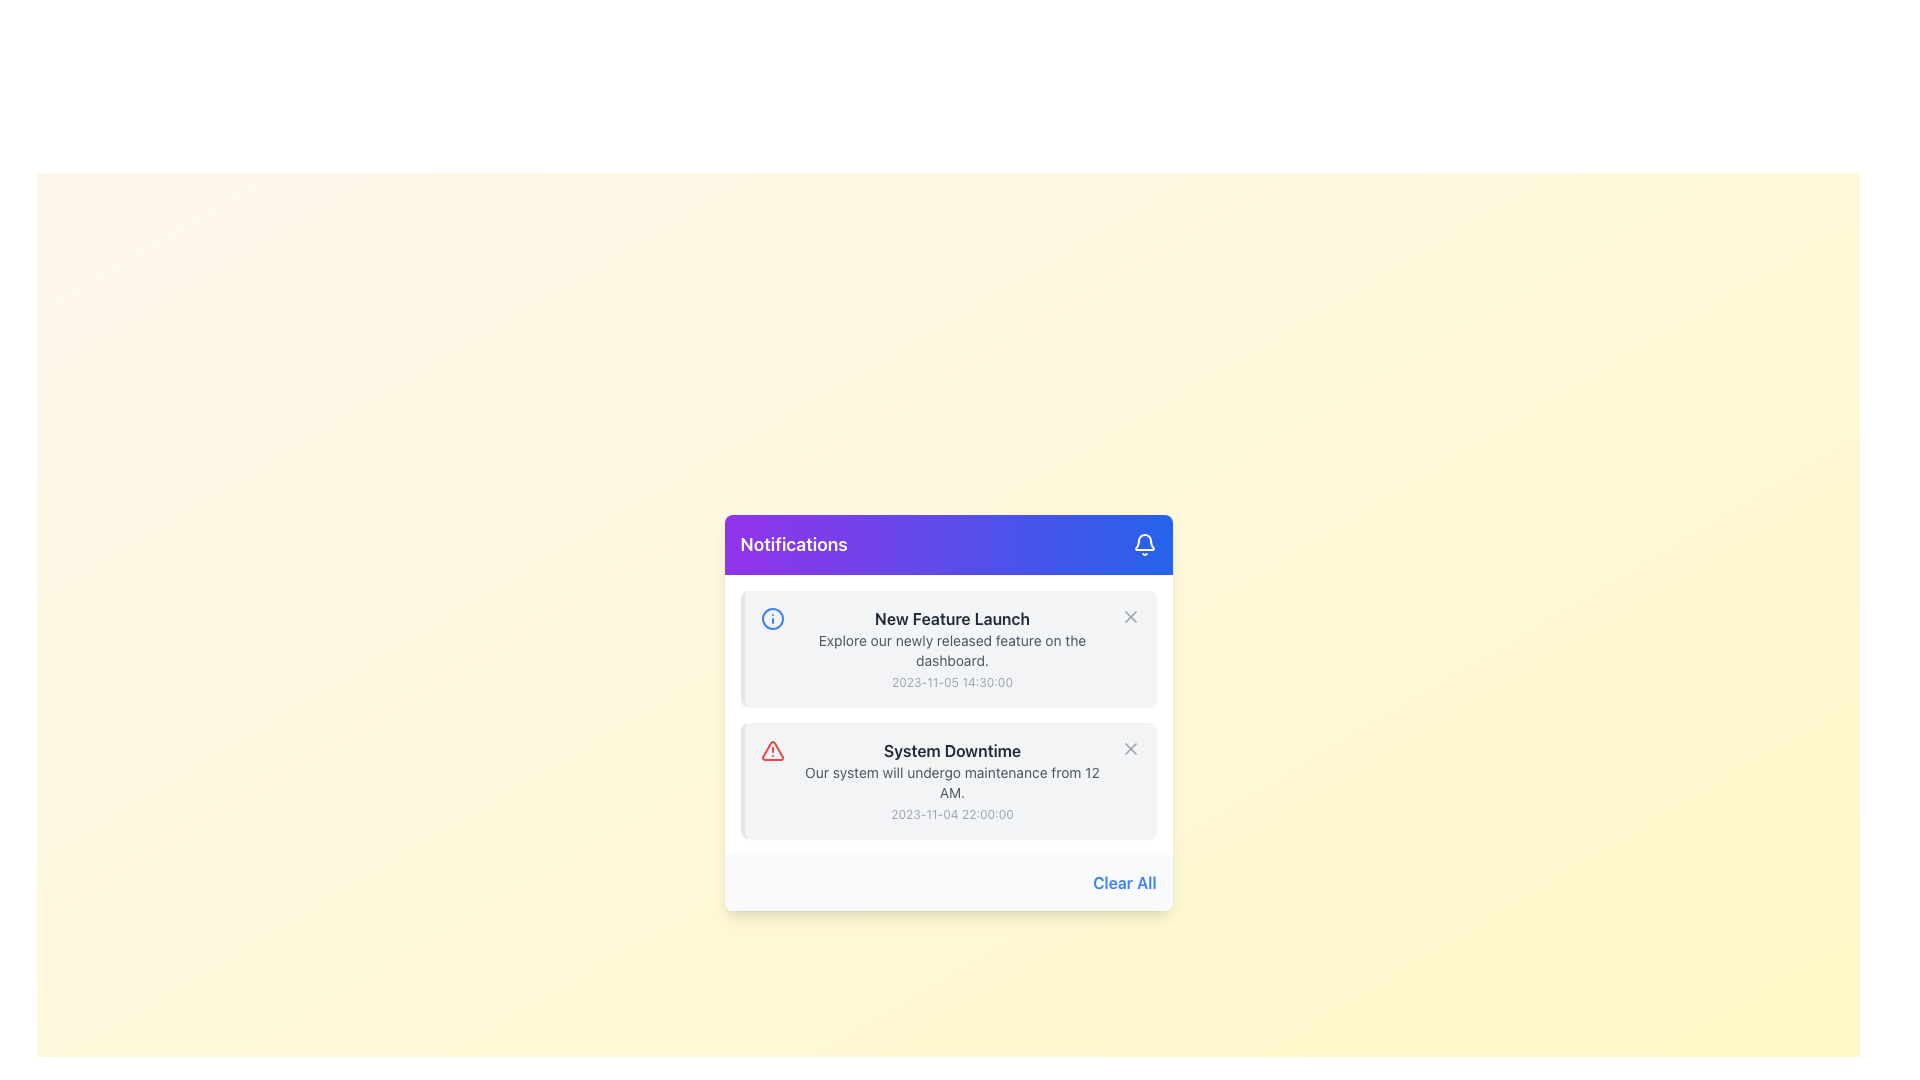 The width and height of the screenshot is (1920, 1080). Describe the element at coordinates (951, 651) in the screenshot. I see `the text element stating 'Explore our newly released feature on the dashboard' which is located in a notification card beneath the title 'New Feature Launch'` at that location.